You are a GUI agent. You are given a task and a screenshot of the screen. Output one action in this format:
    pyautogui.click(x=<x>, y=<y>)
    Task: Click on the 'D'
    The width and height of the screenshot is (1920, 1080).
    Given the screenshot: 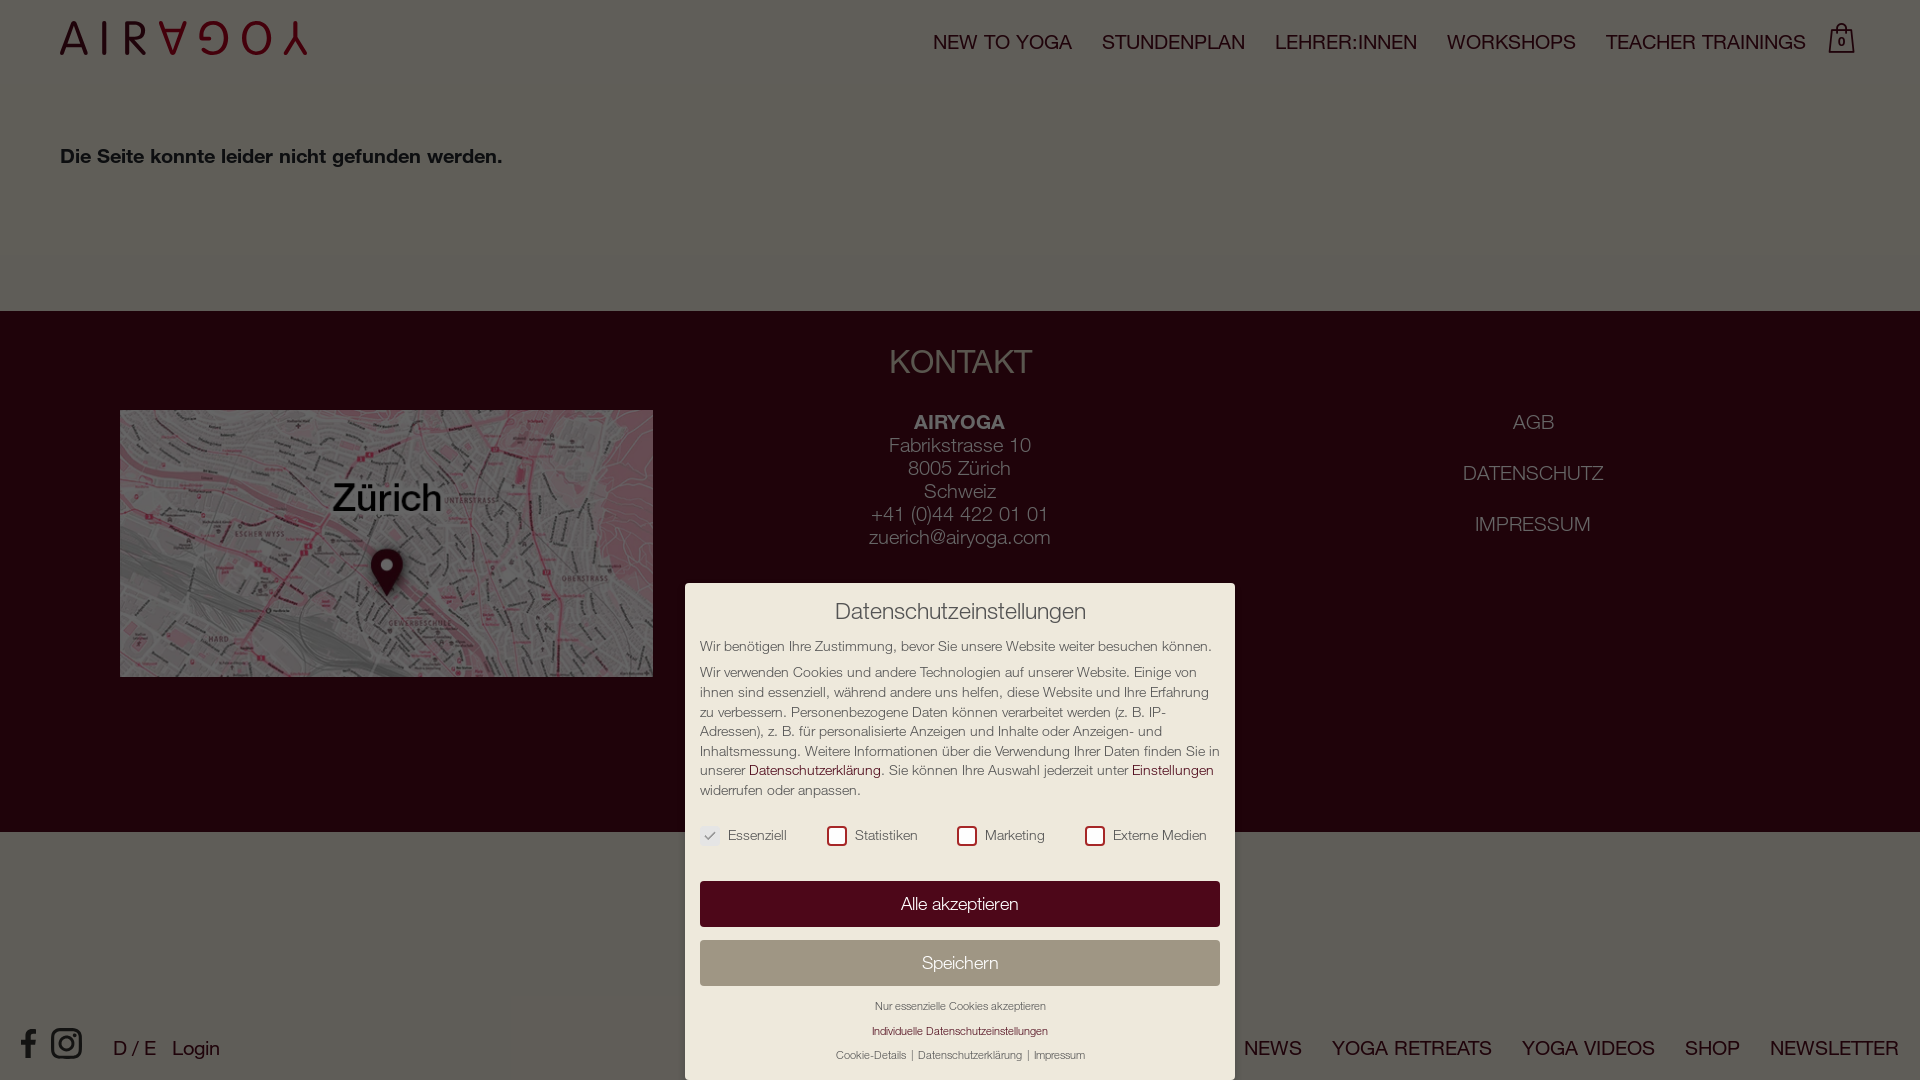 What is the action you would take?
    pyautogui.click(x=127, y=1045)
    